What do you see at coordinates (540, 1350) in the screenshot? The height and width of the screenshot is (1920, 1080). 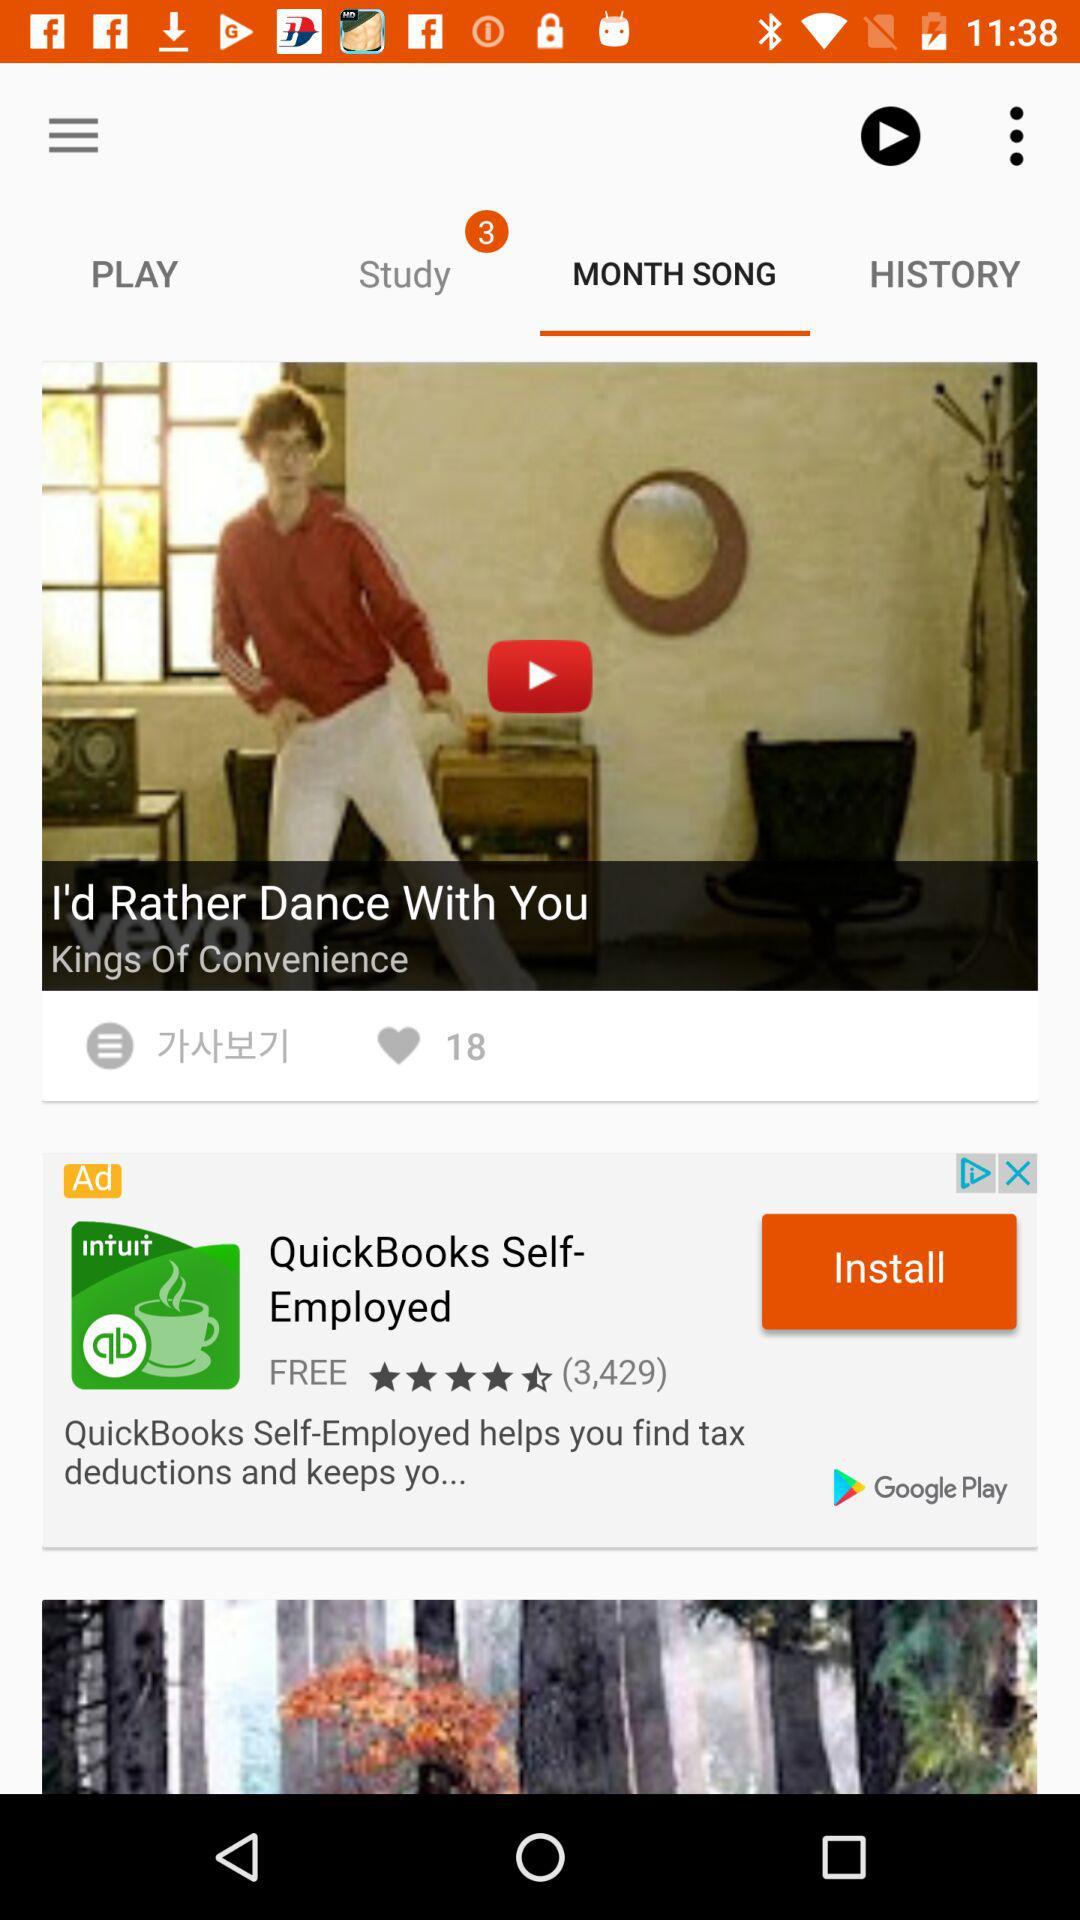 I see `visit sponsor advertisement` at bounding box center [540, 1350].